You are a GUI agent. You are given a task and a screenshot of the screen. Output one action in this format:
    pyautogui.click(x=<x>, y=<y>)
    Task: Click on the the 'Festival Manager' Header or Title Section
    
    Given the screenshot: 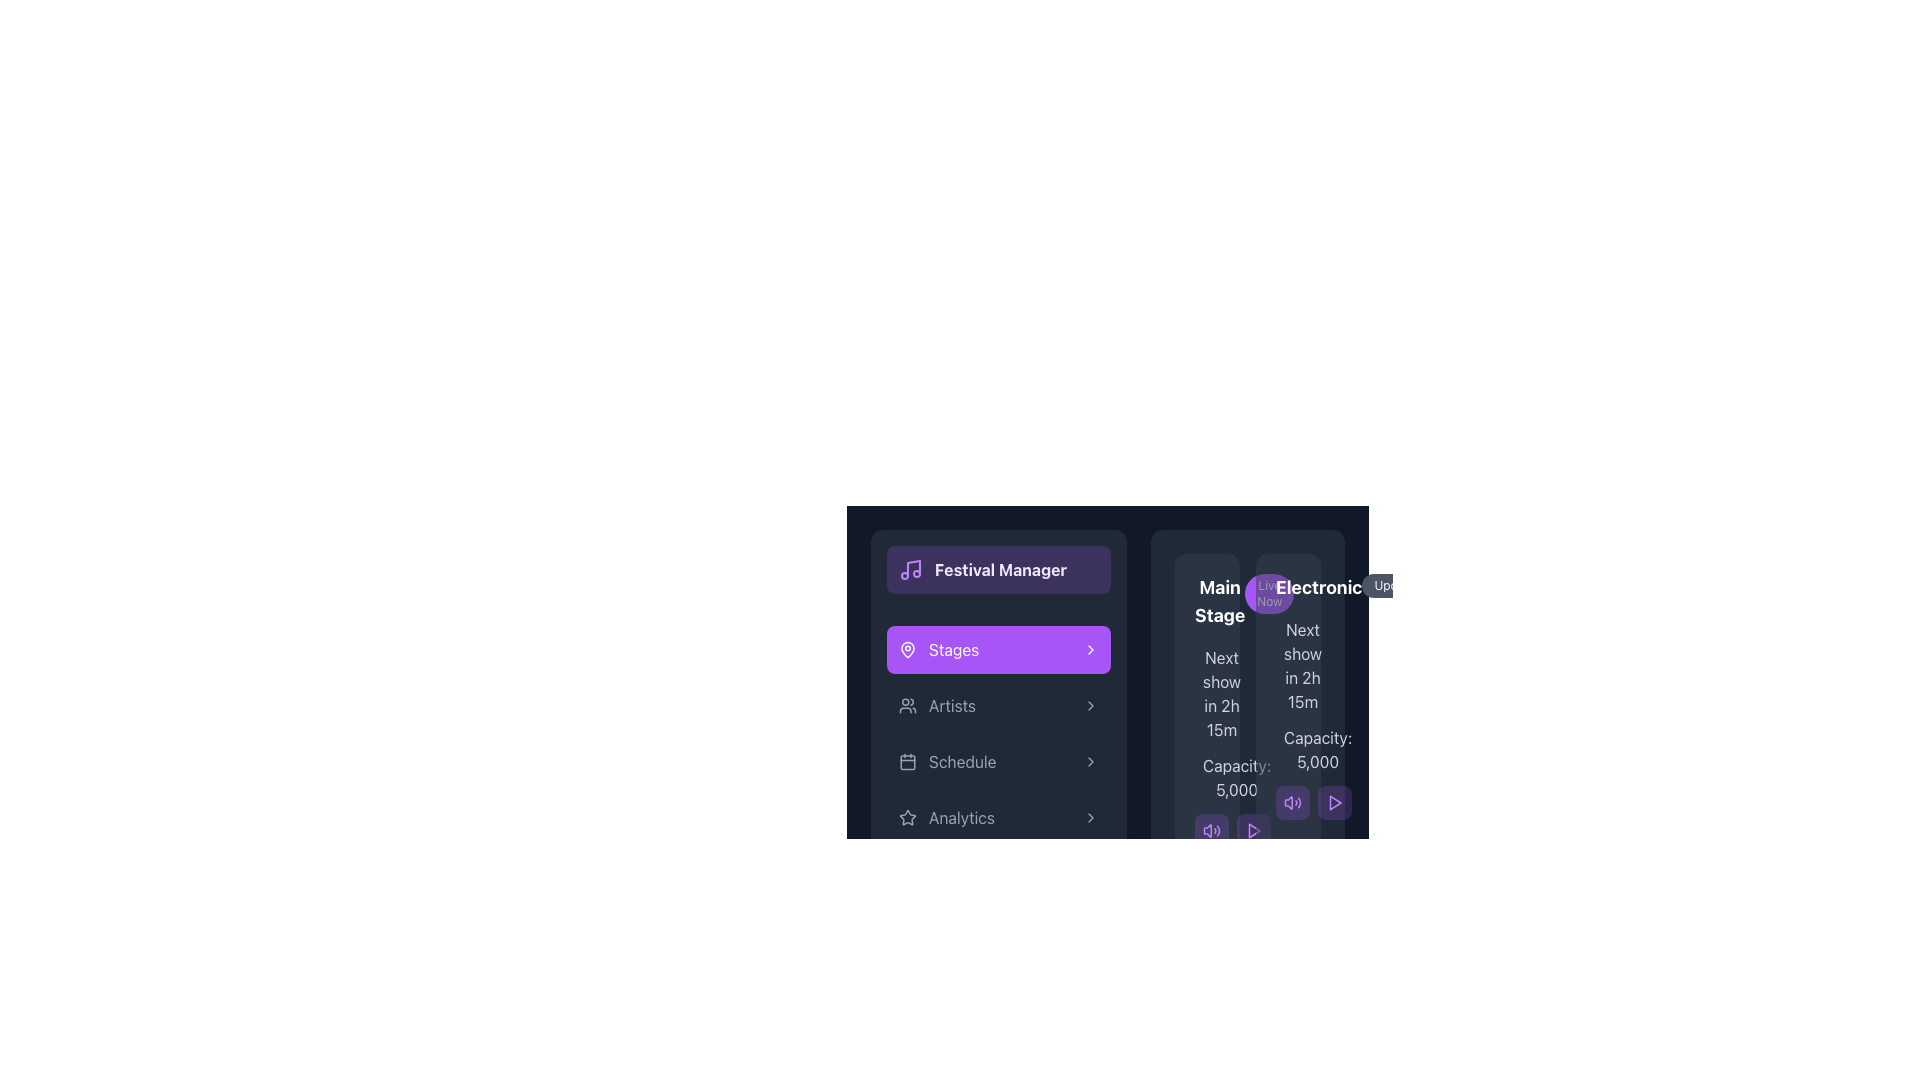 What is the action you would take?
    pyautogui.click(x=998, y=570)
    